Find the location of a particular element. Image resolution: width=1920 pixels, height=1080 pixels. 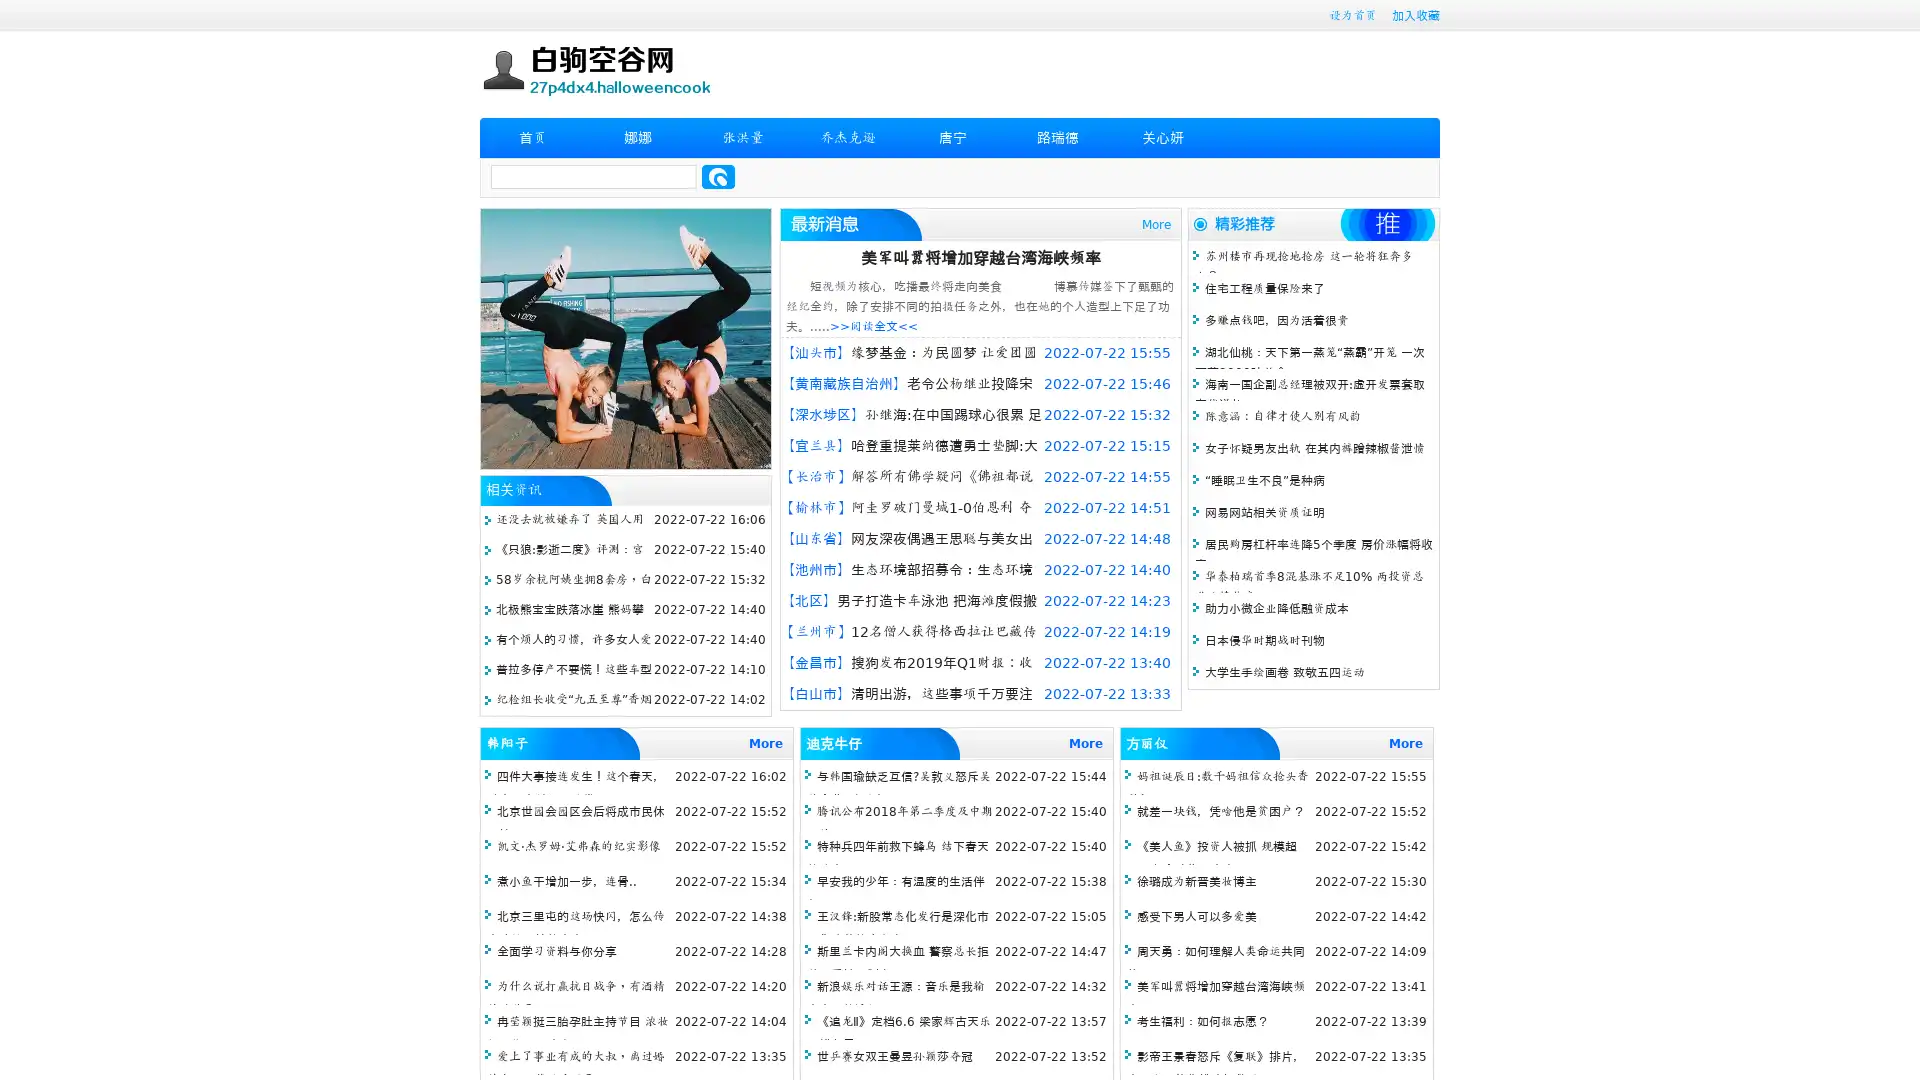

Search is located at coordinates (718, 176).